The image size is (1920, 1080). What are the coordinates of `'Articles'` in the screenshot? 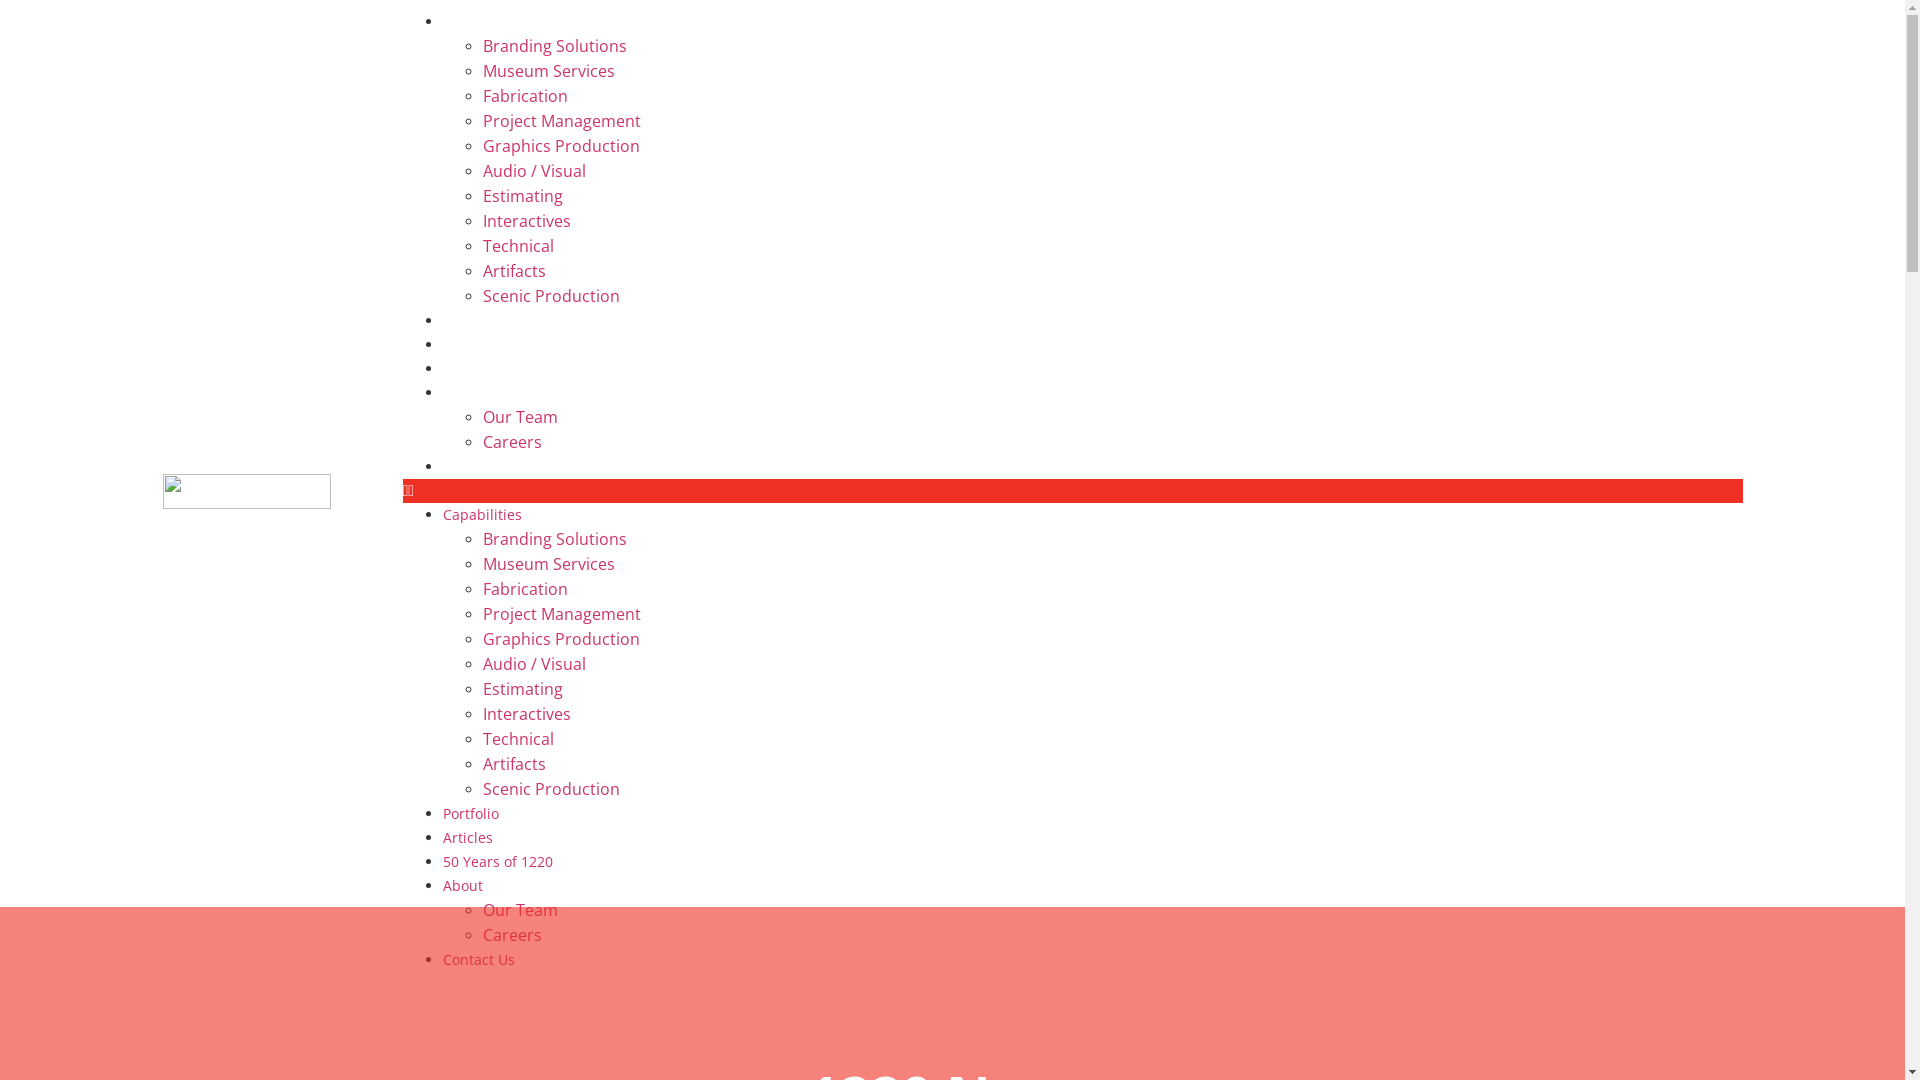 It's located at (465, 343).